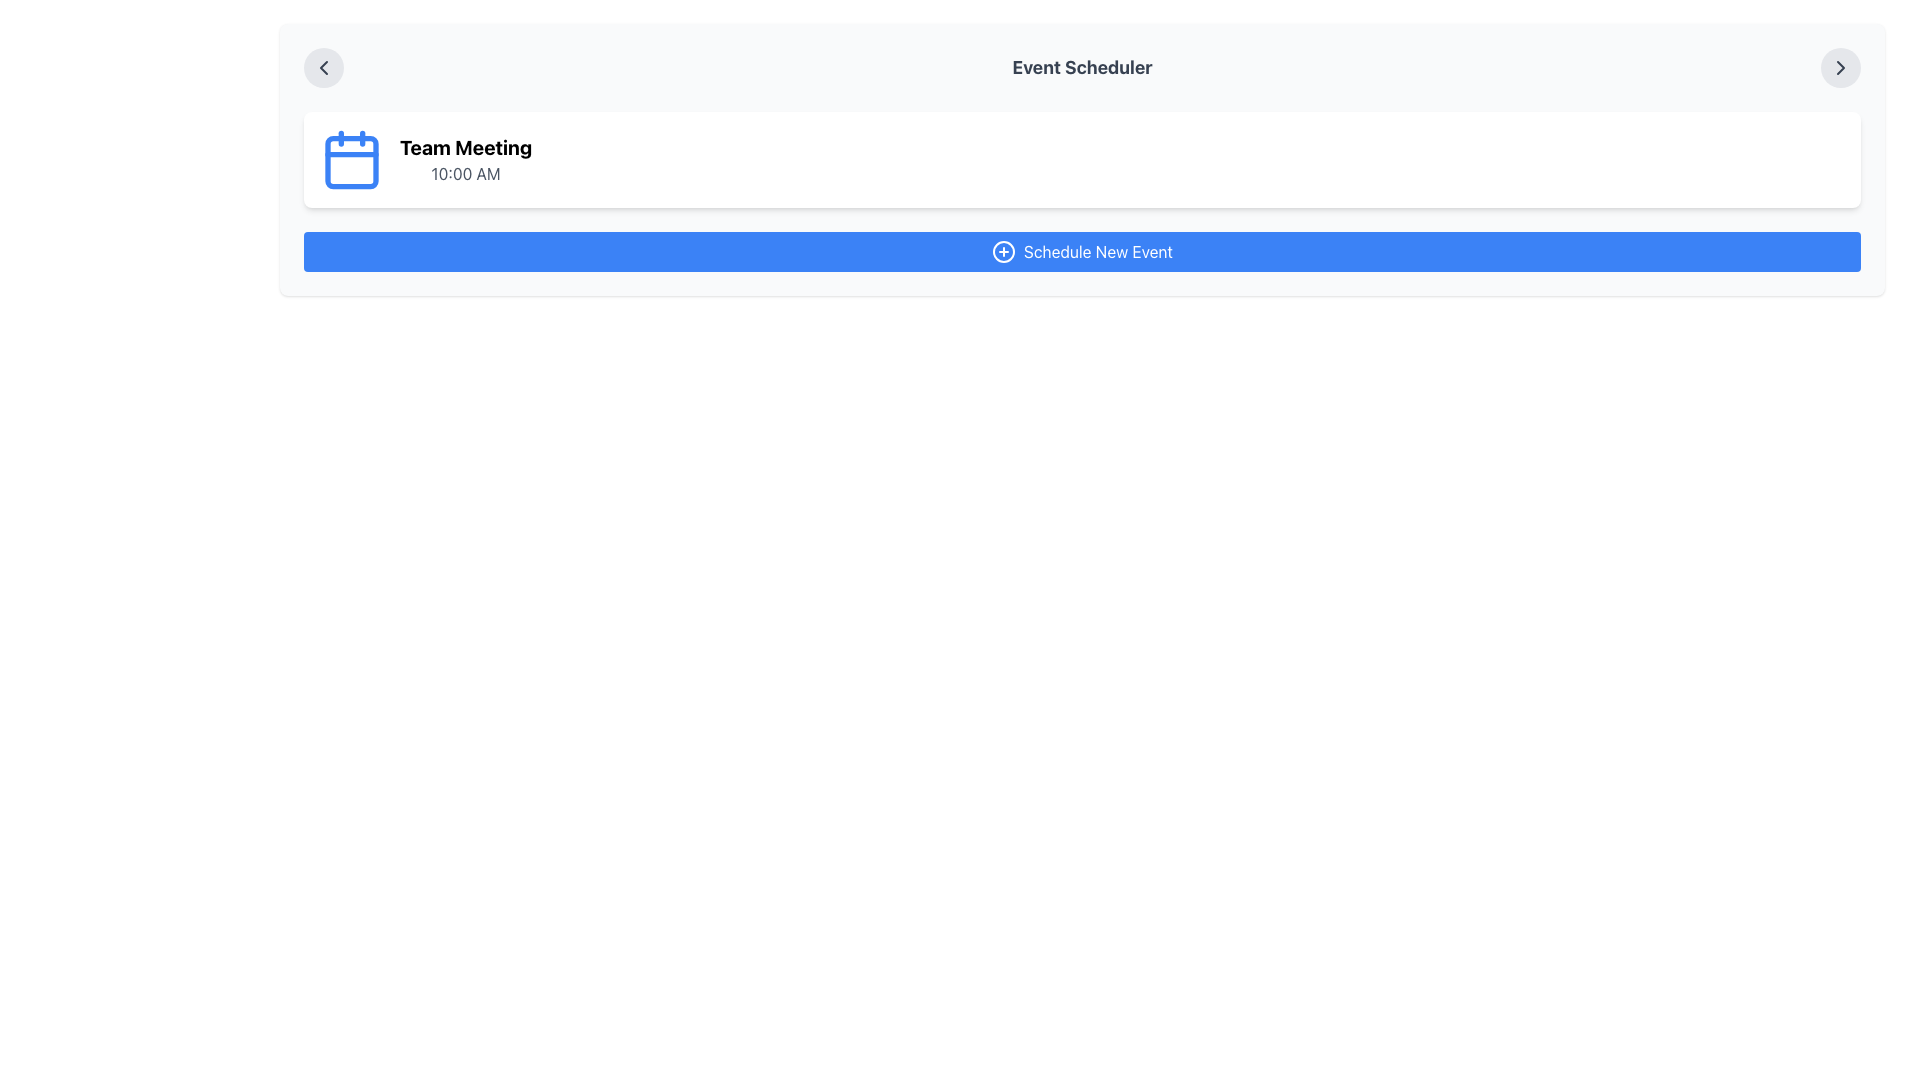 The height and width of the screenshot is (1080, 1920). I want to click on the navigation button located to the left of the 'Event Scheduler' title, so click(324, 67).